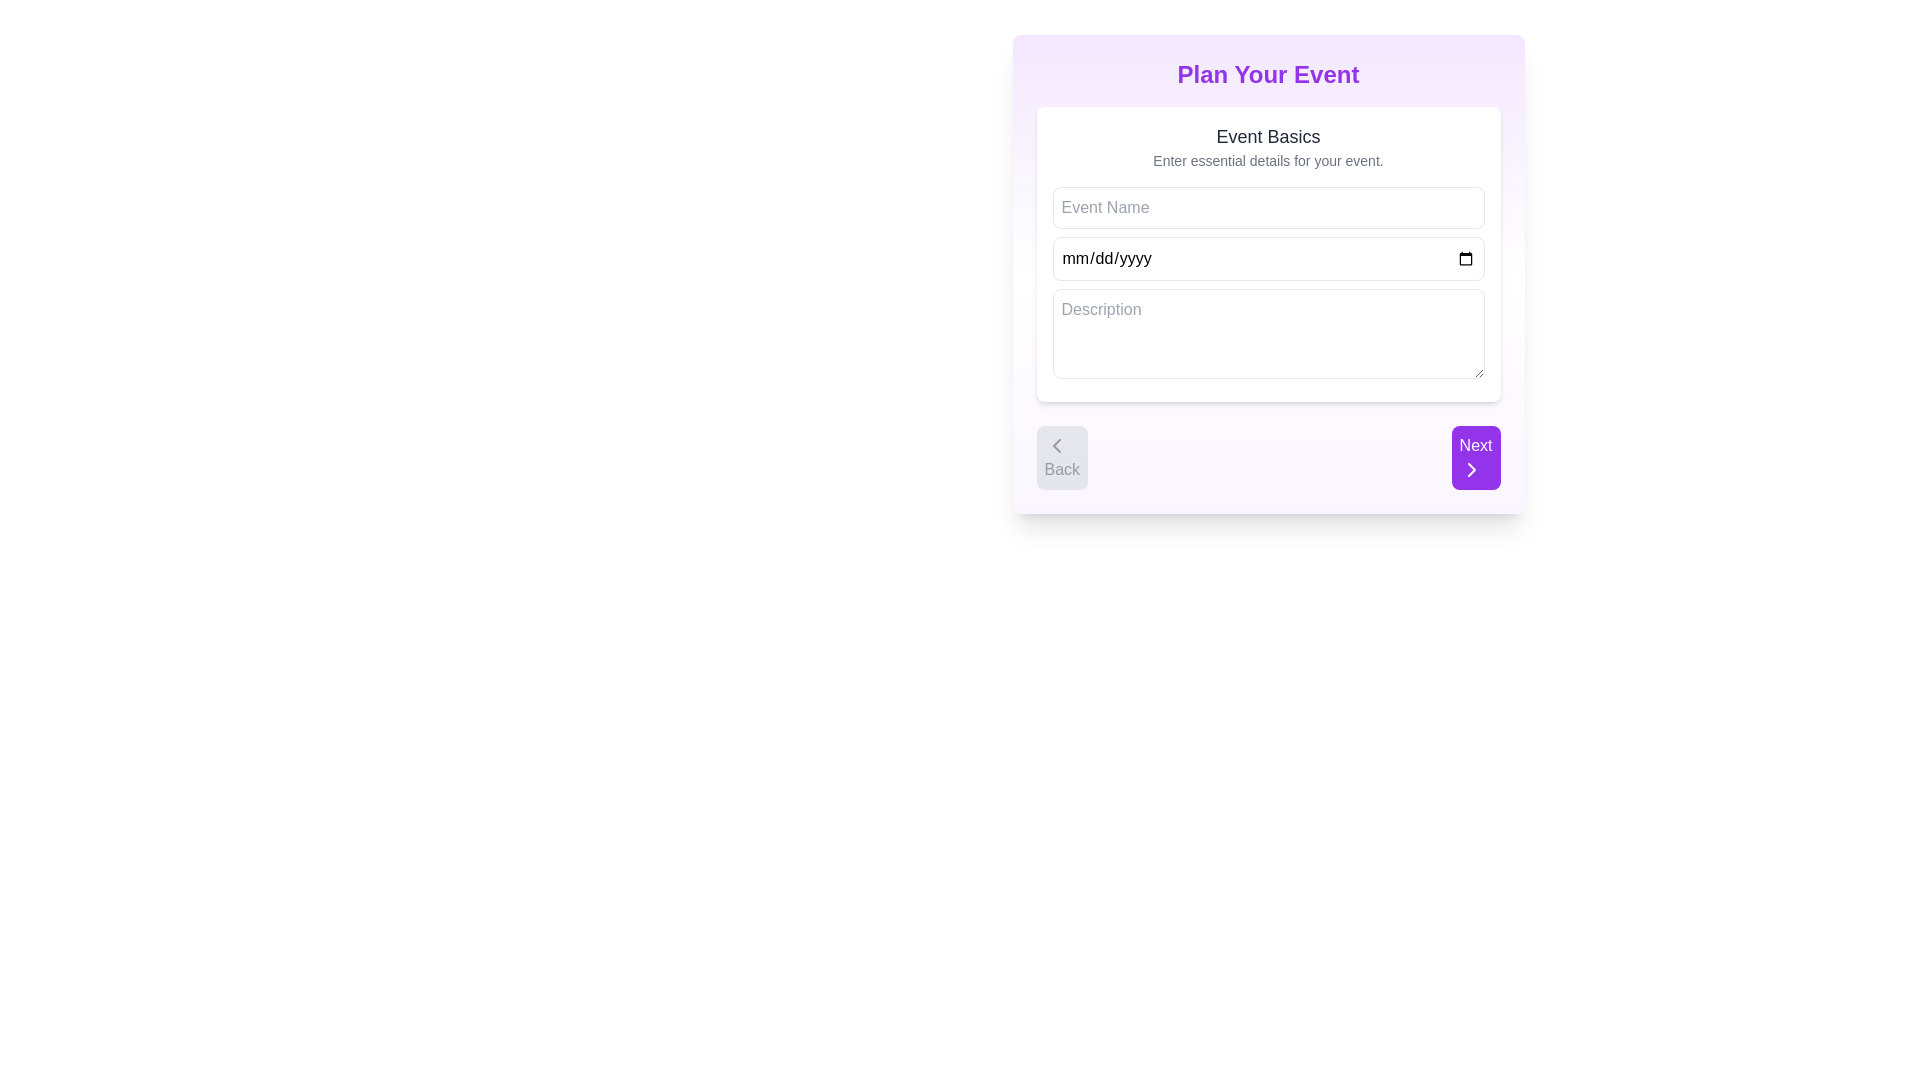  What do you see at coordinates (1055, 445) in the screenshot?
I see `the left-pointing chevron icon located near the bottom-left corner of the dialog box within the 'Back' button` at bounding box center [1055, 445].